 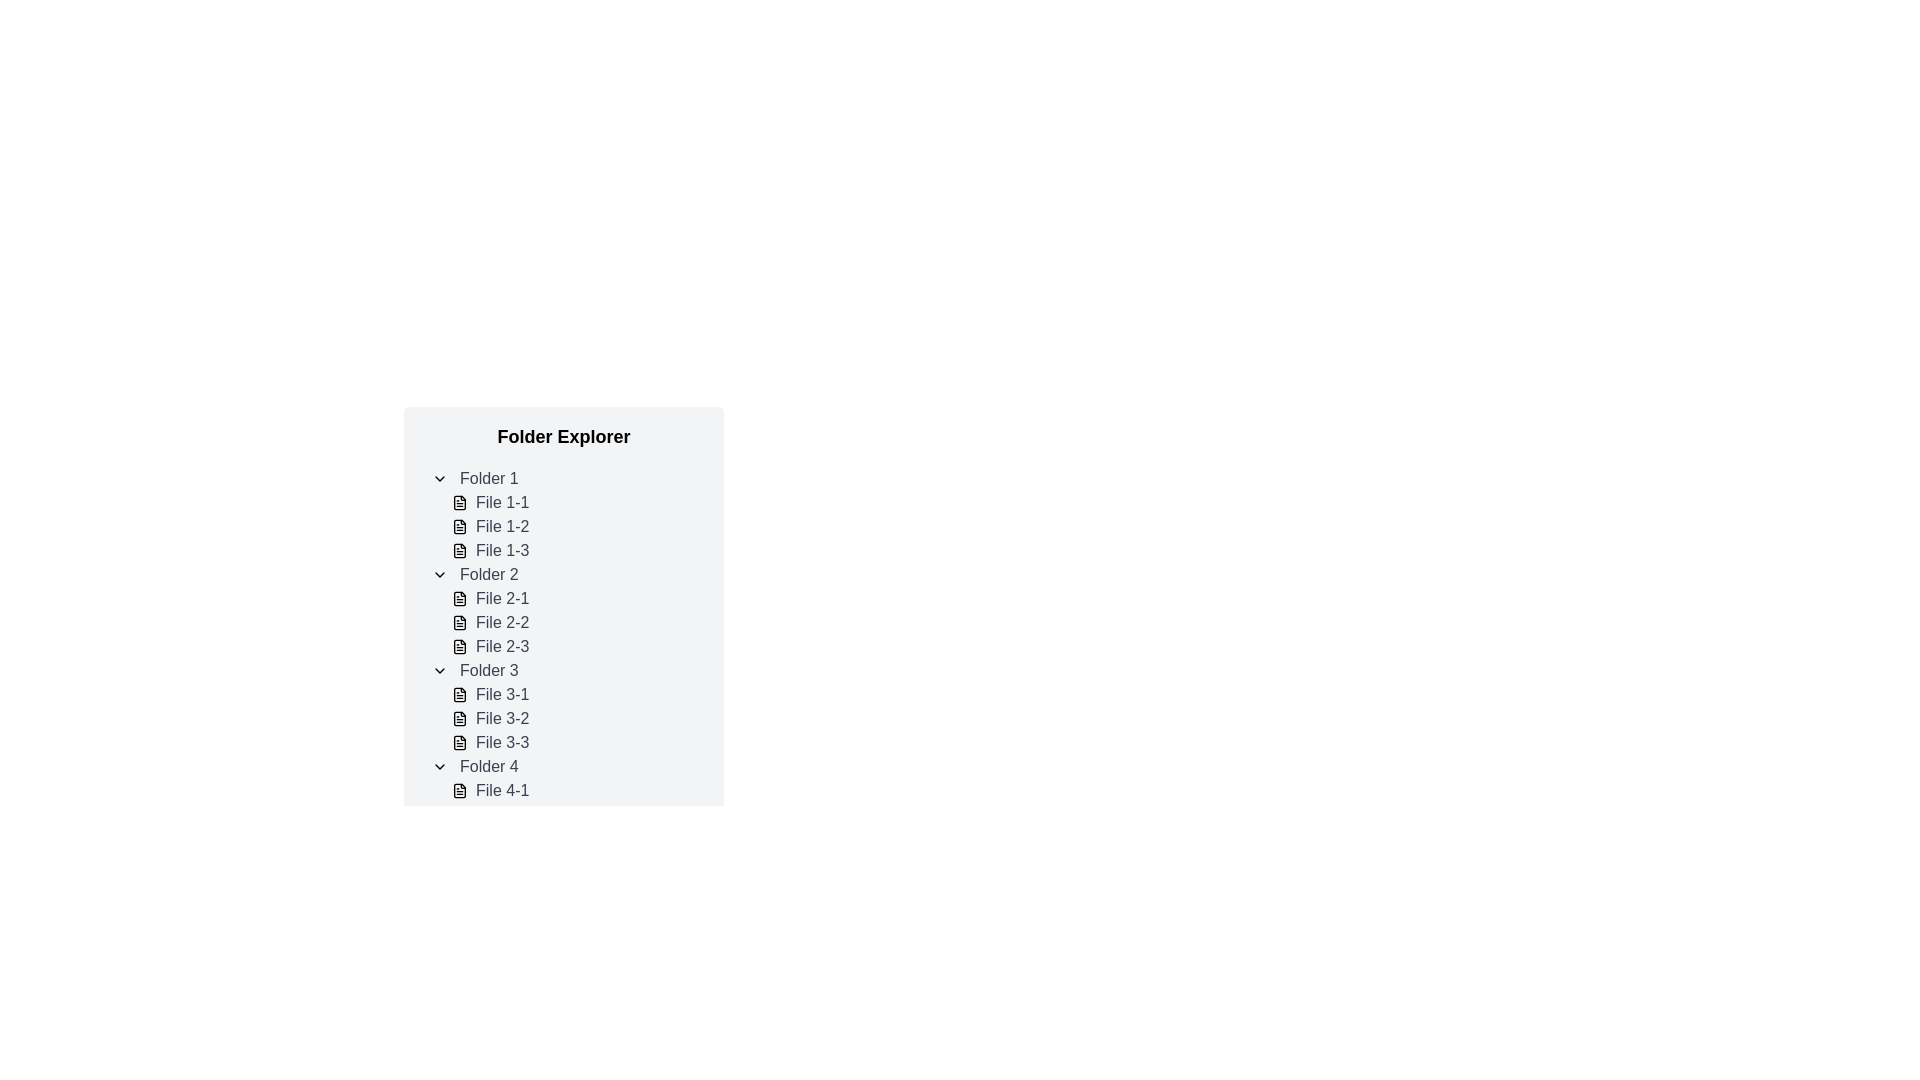 What do you see at coordinates (439, 766) in the screenshot?
I see `the expand/collapse button for 'Folder 4', which is located immediately to the left of the 'Folder 4' text in the folder navigation interface` at bounding box center [439, 766].